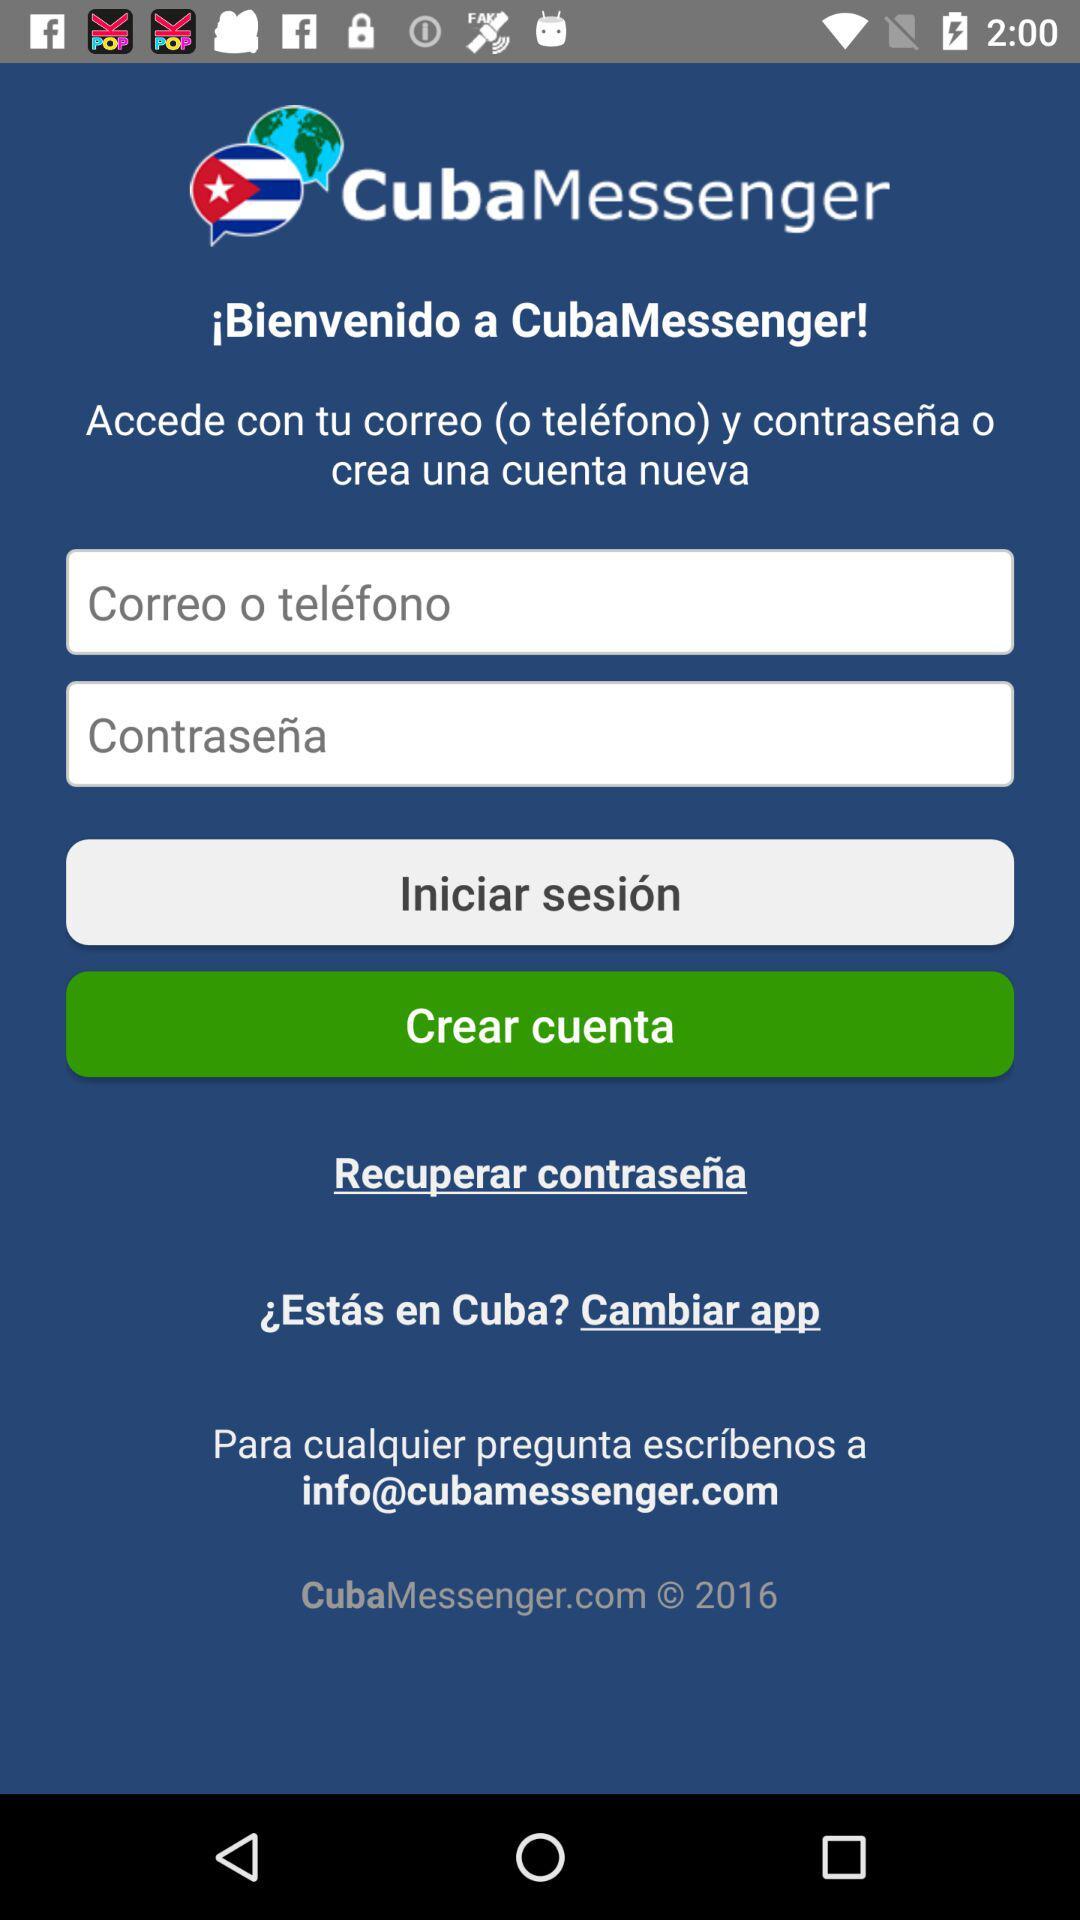  What do you see at coordinates (540, 891) in the screenshot?
I see `button above the crear cuenta button` at bounding box center [540, 891].